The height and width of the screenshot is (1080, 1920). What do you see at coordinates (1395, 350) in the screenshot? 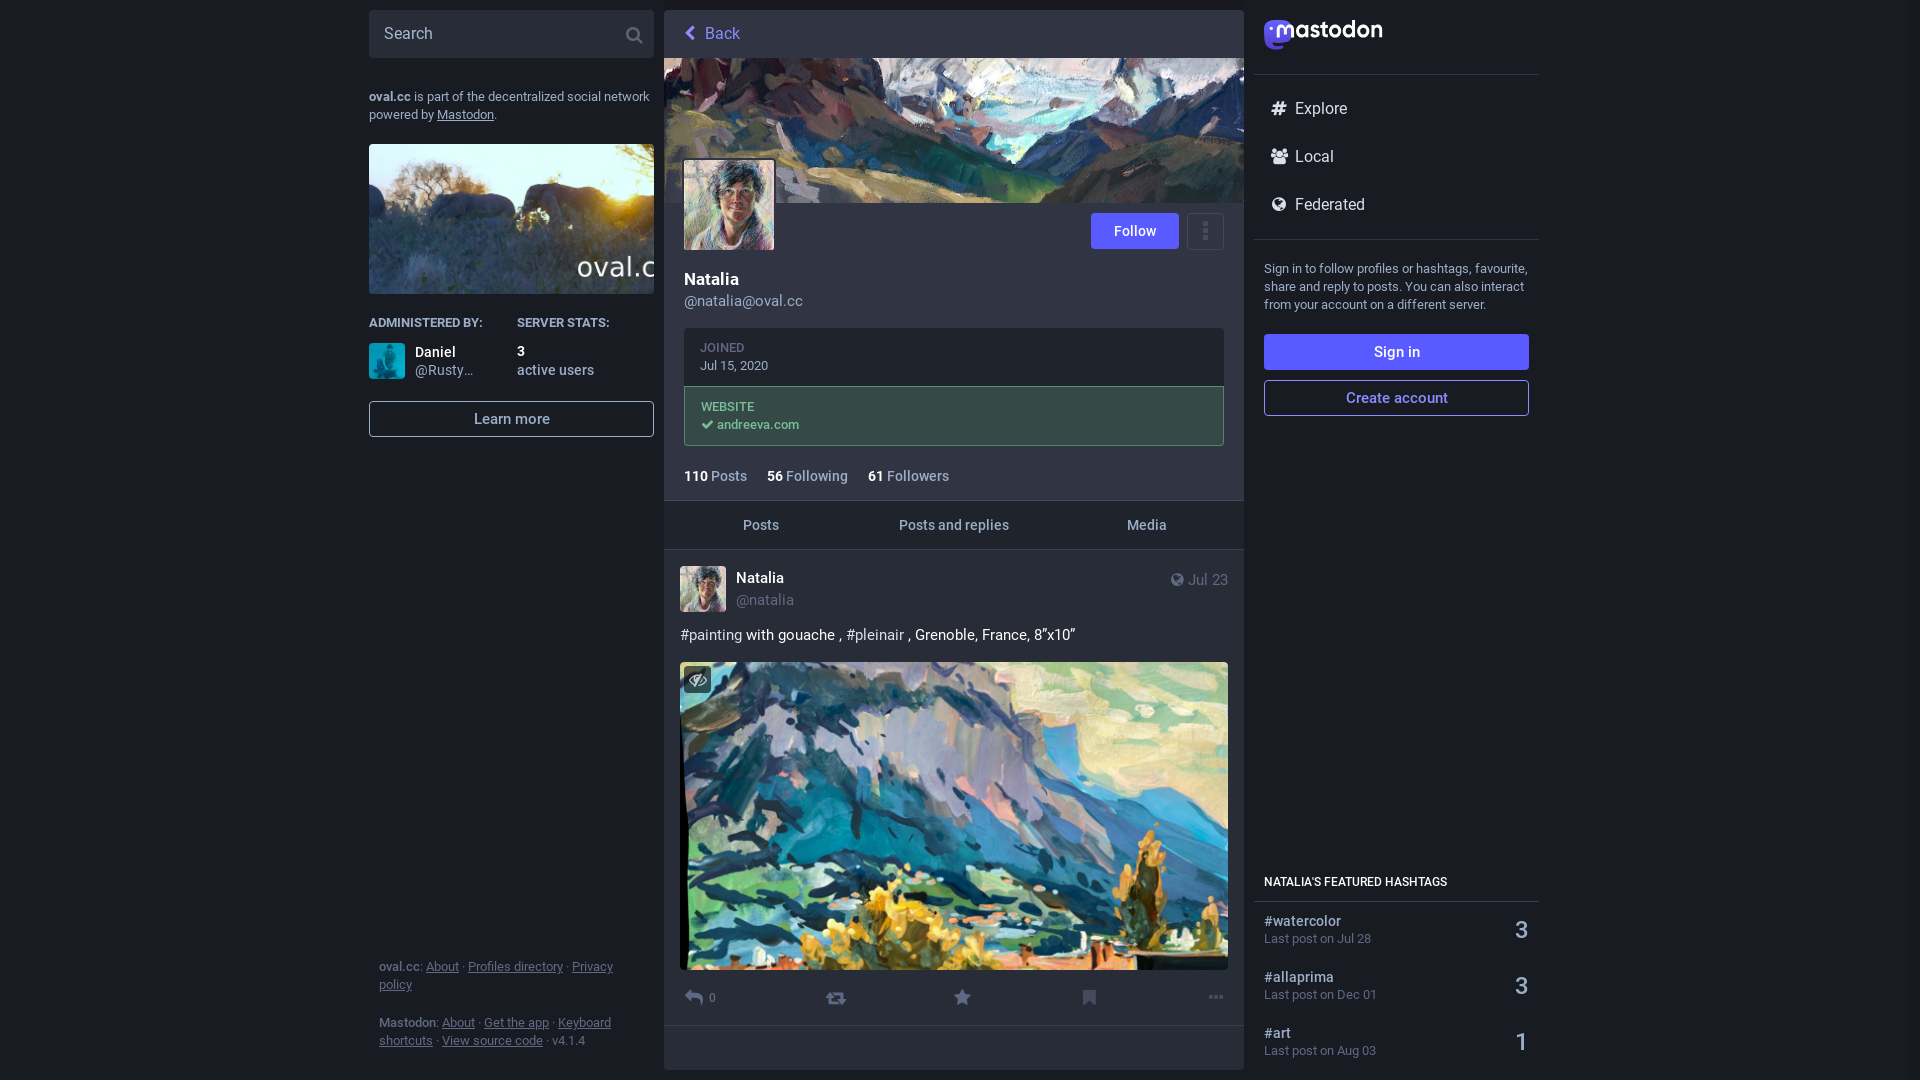
I see `'Sign in'` at bounding box center [1395, 350].